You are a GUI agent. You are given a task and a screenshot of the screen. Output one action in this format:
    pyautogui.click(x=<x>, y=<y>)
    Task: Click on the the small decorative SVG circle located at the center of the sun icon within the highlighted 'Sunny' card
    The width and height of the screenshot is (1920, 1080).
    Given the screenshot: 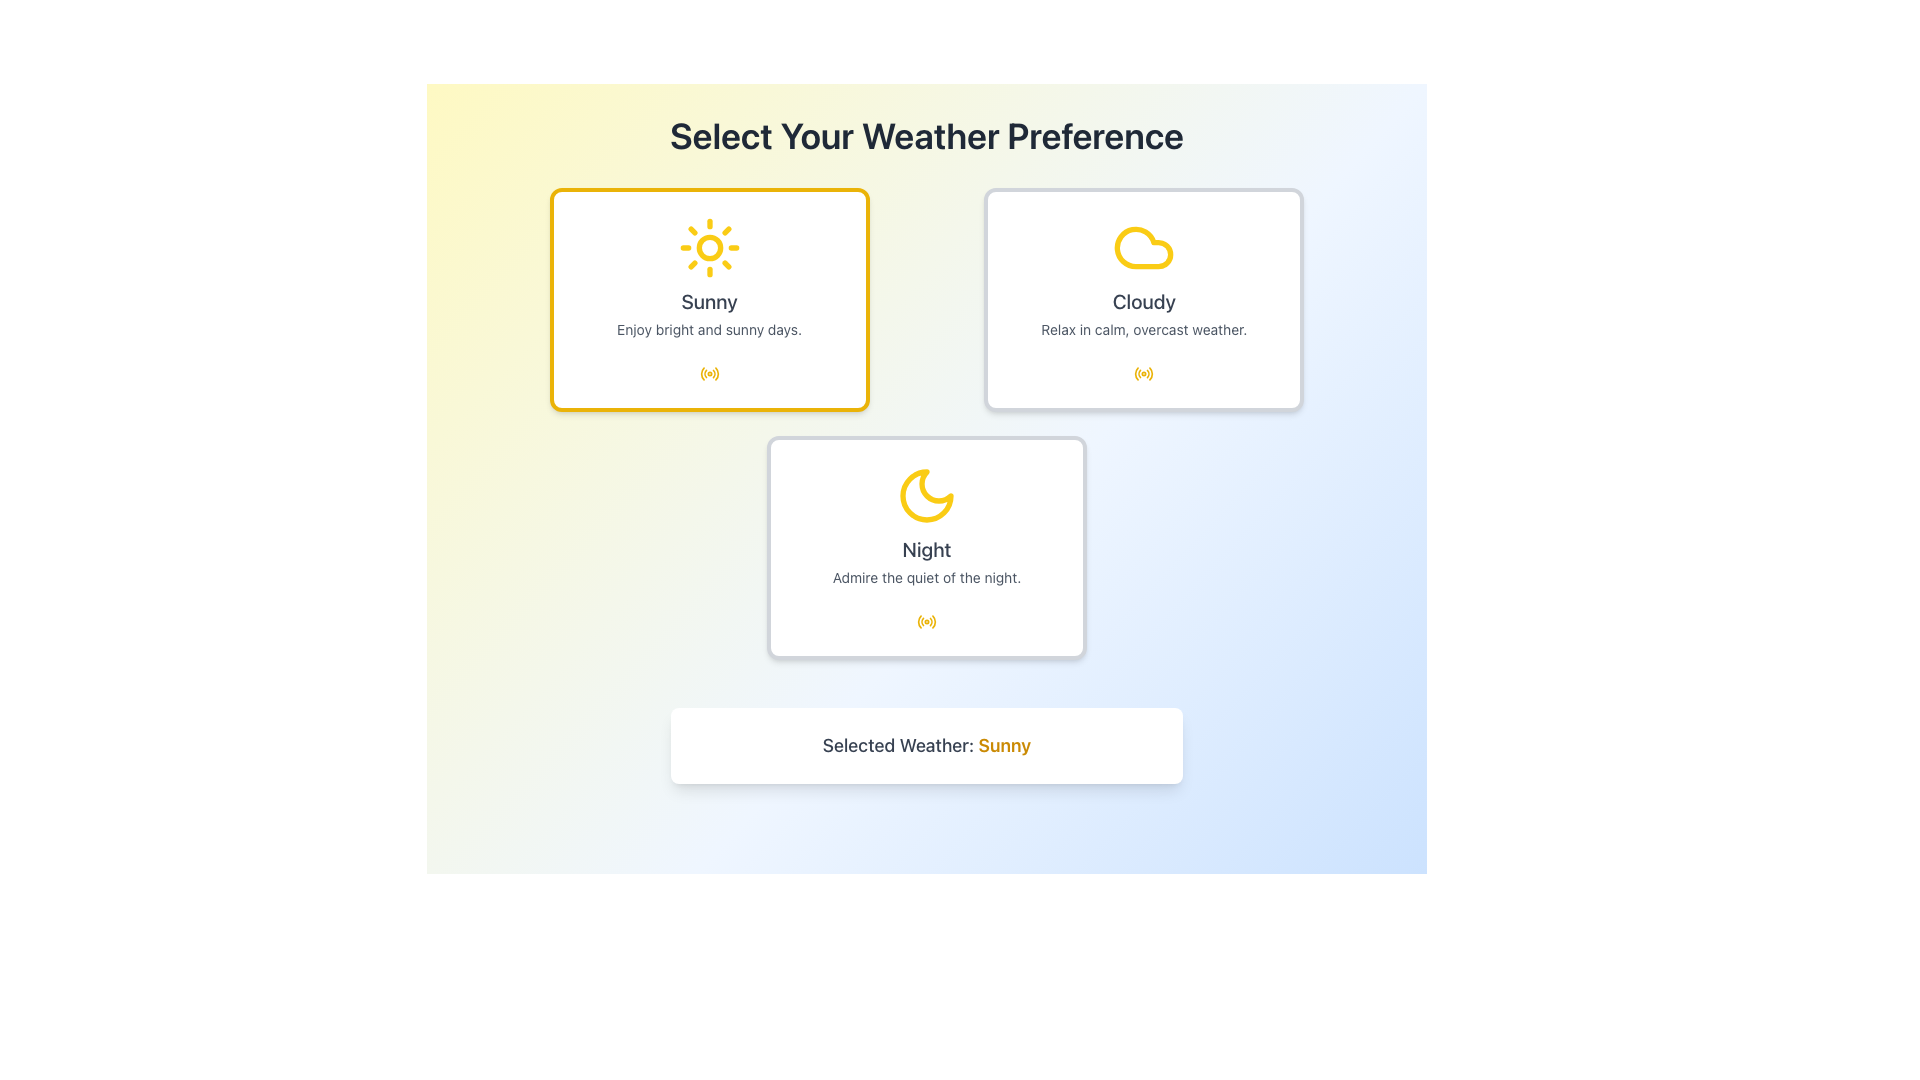 What is the action you would take?
    pyautogui.click(x=709, y=246)
    